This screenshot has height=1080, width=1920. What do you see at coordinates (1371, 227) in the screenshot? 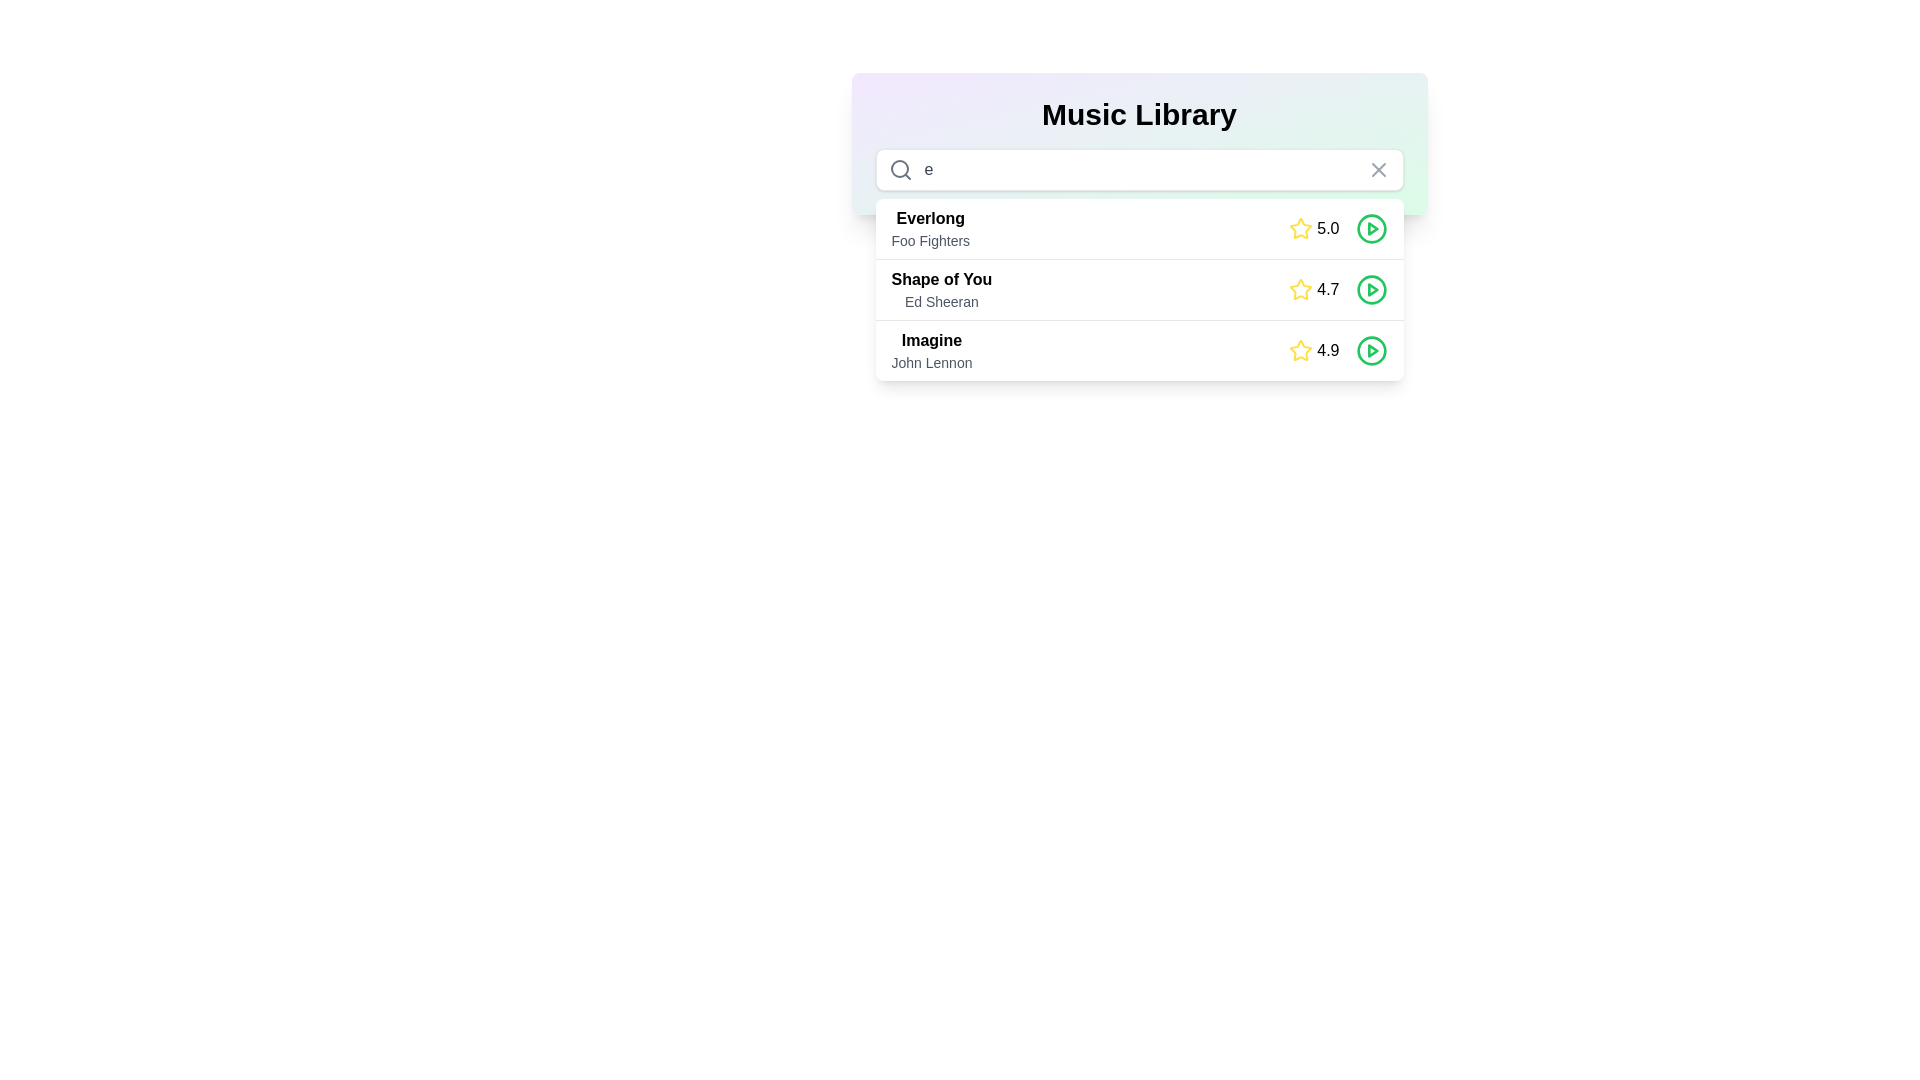
I see `the triangular play icon located within the circular play button, which is positioned to the right of the second list item in the application interface, to initiate playback` at bounding box center [1371, 227].